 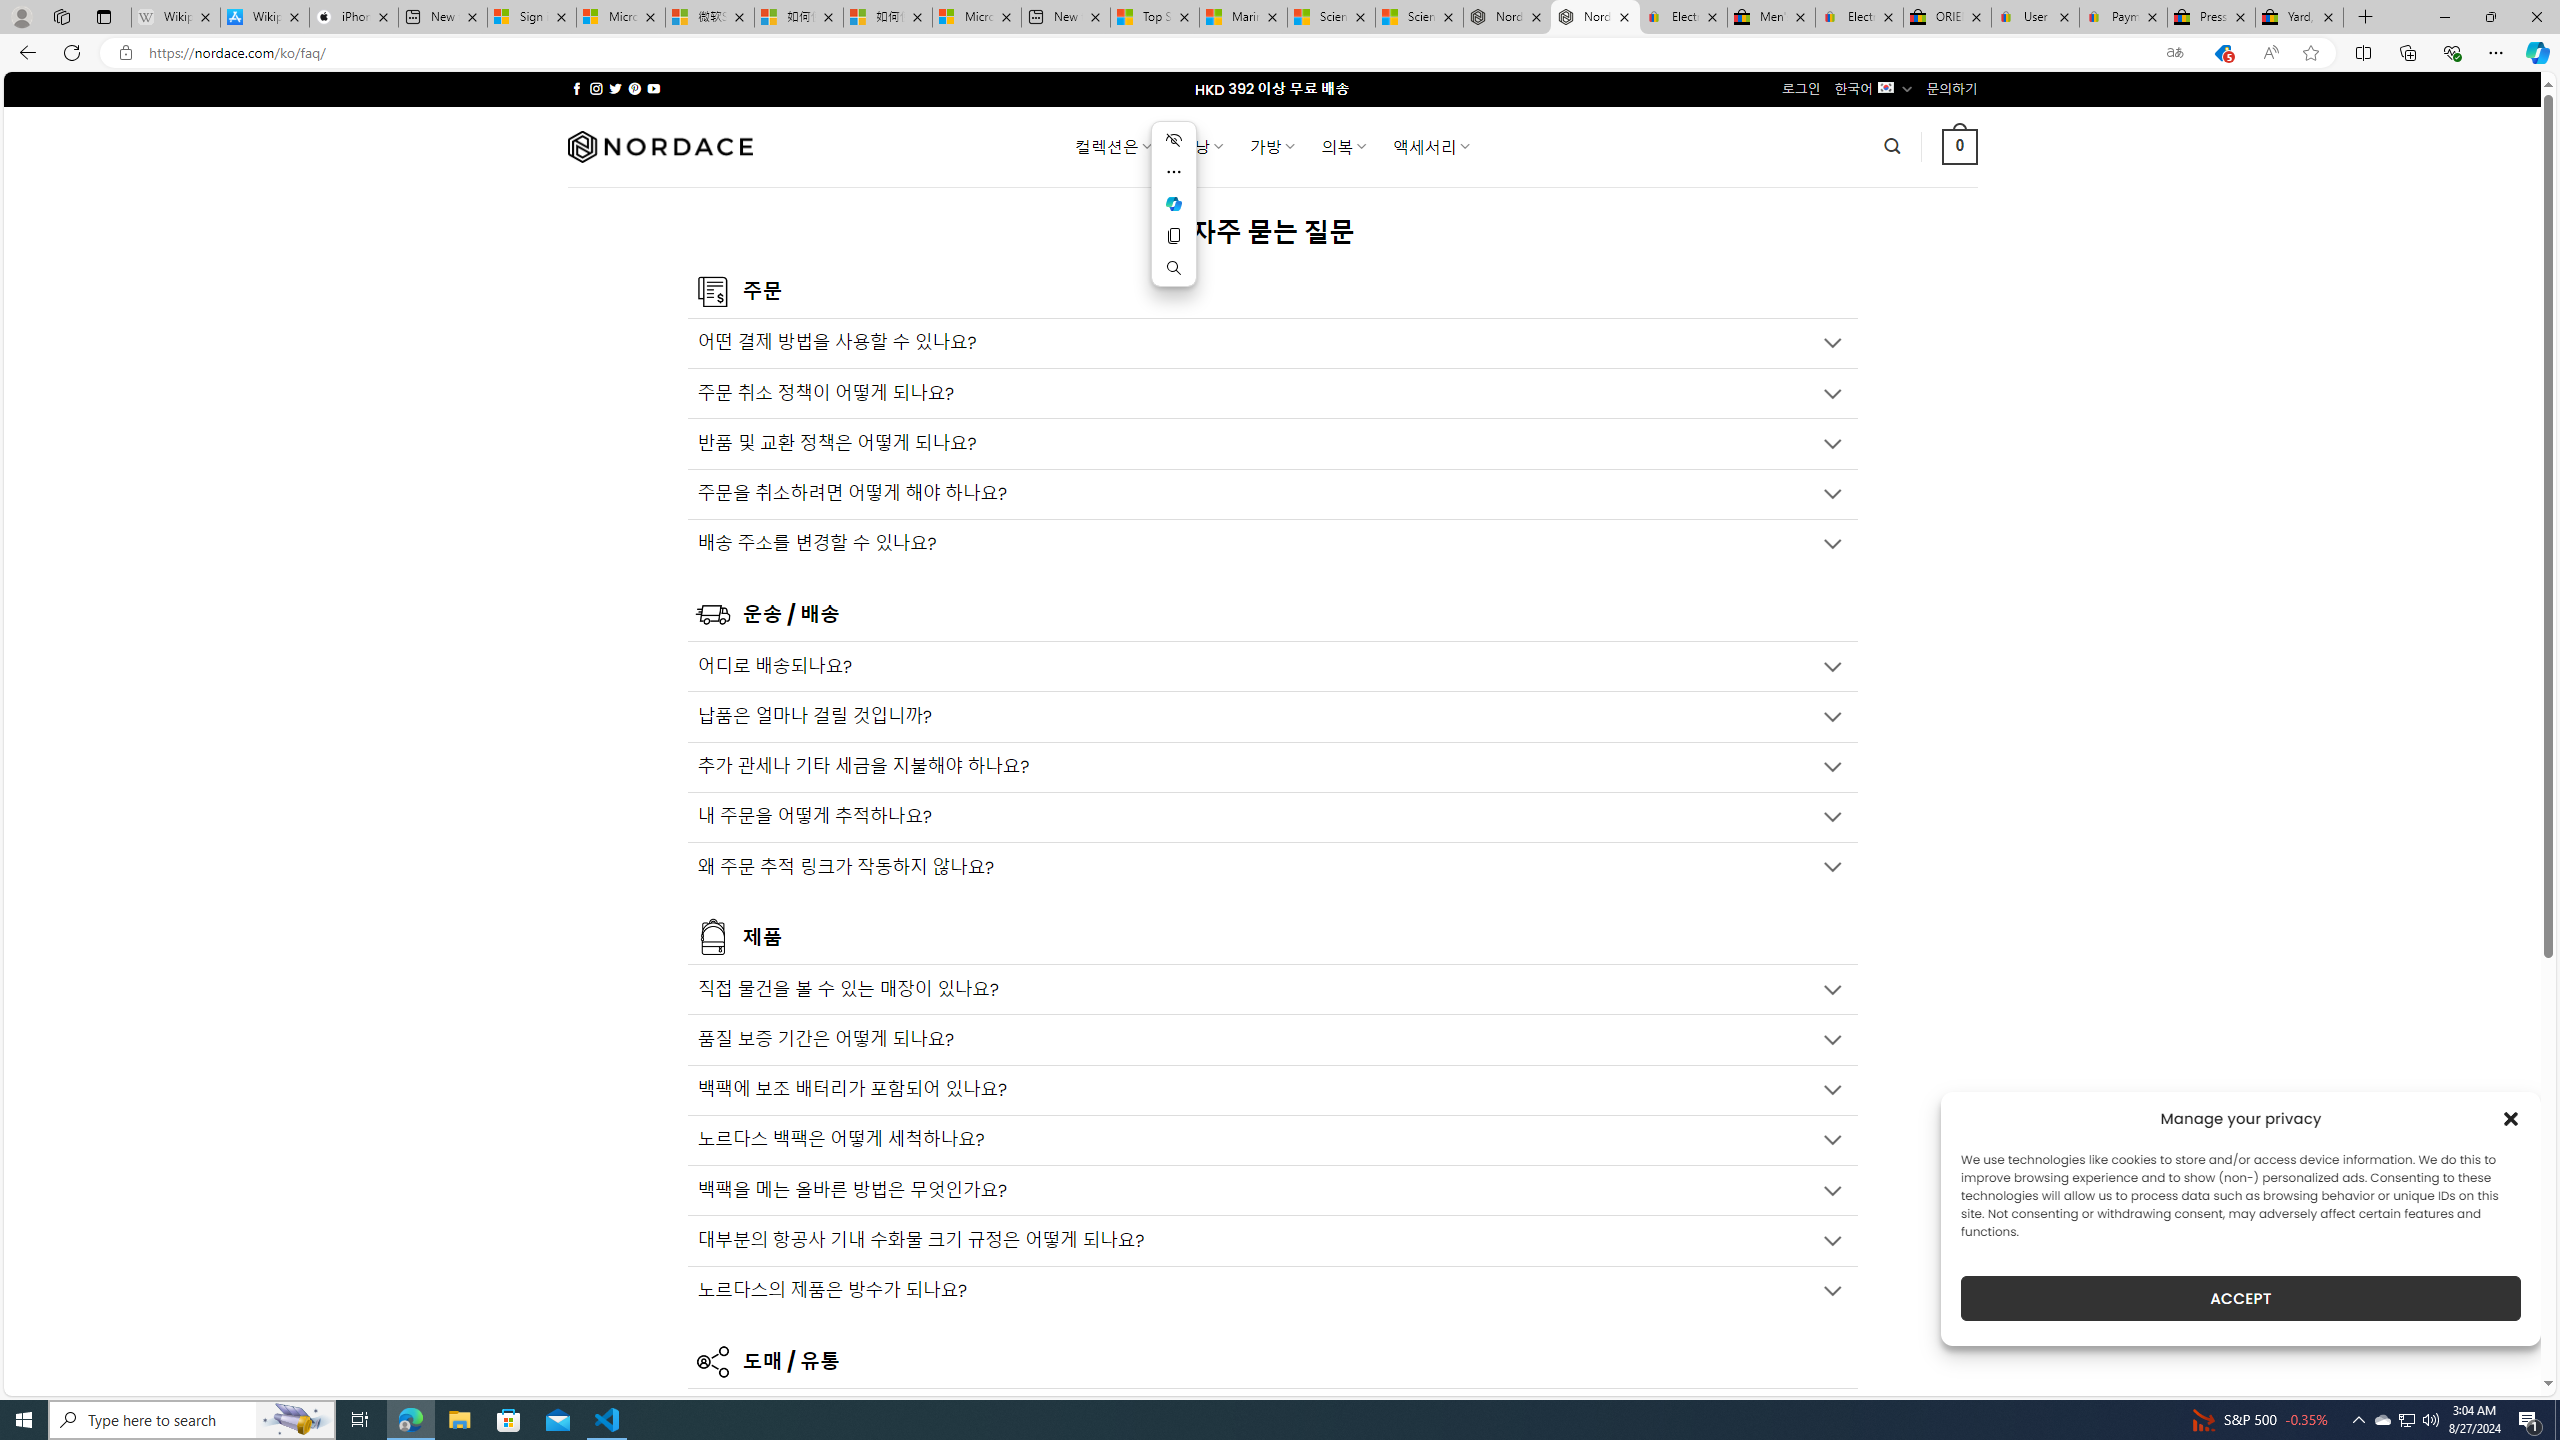 I want to click on 'Mini menu on text selection', so click(x=1173, y=203).